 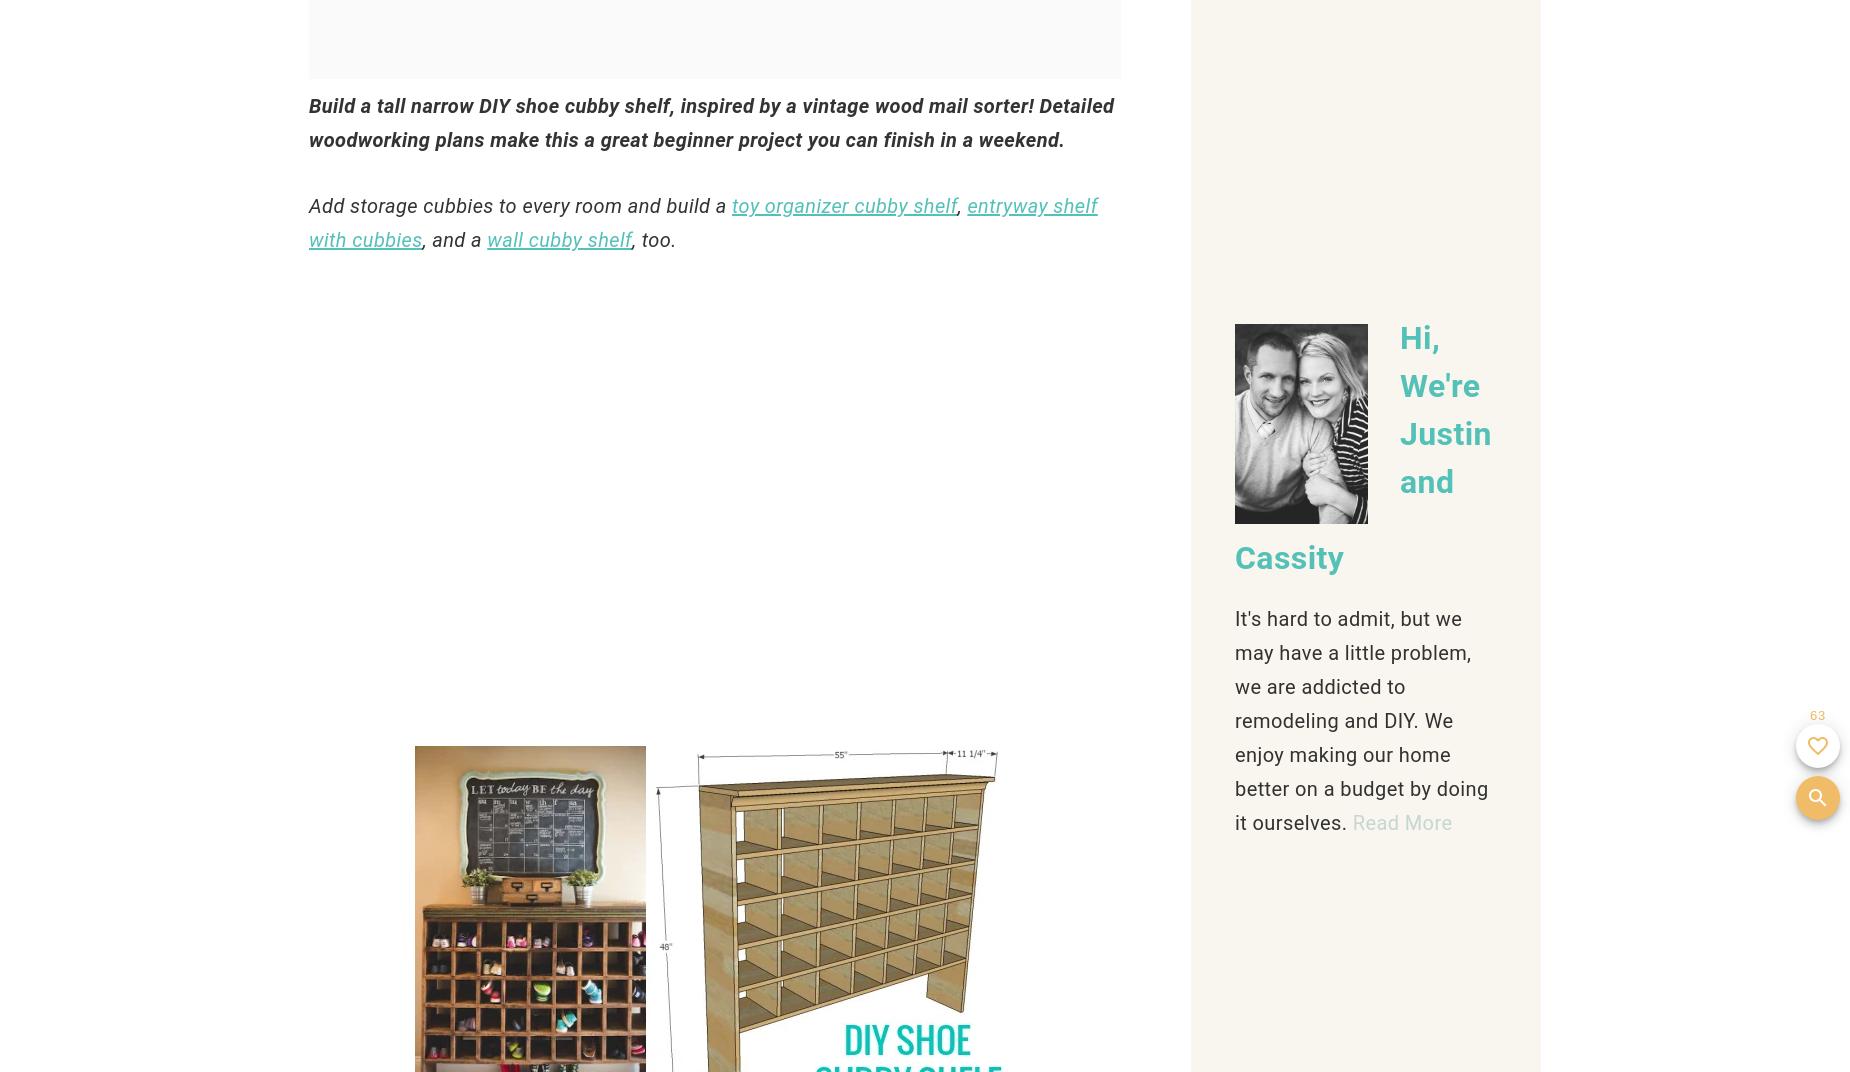 What do you see at coordinates (656, 240) in the screenshot?
I see `', too.'` at bounding box center [656, 240].